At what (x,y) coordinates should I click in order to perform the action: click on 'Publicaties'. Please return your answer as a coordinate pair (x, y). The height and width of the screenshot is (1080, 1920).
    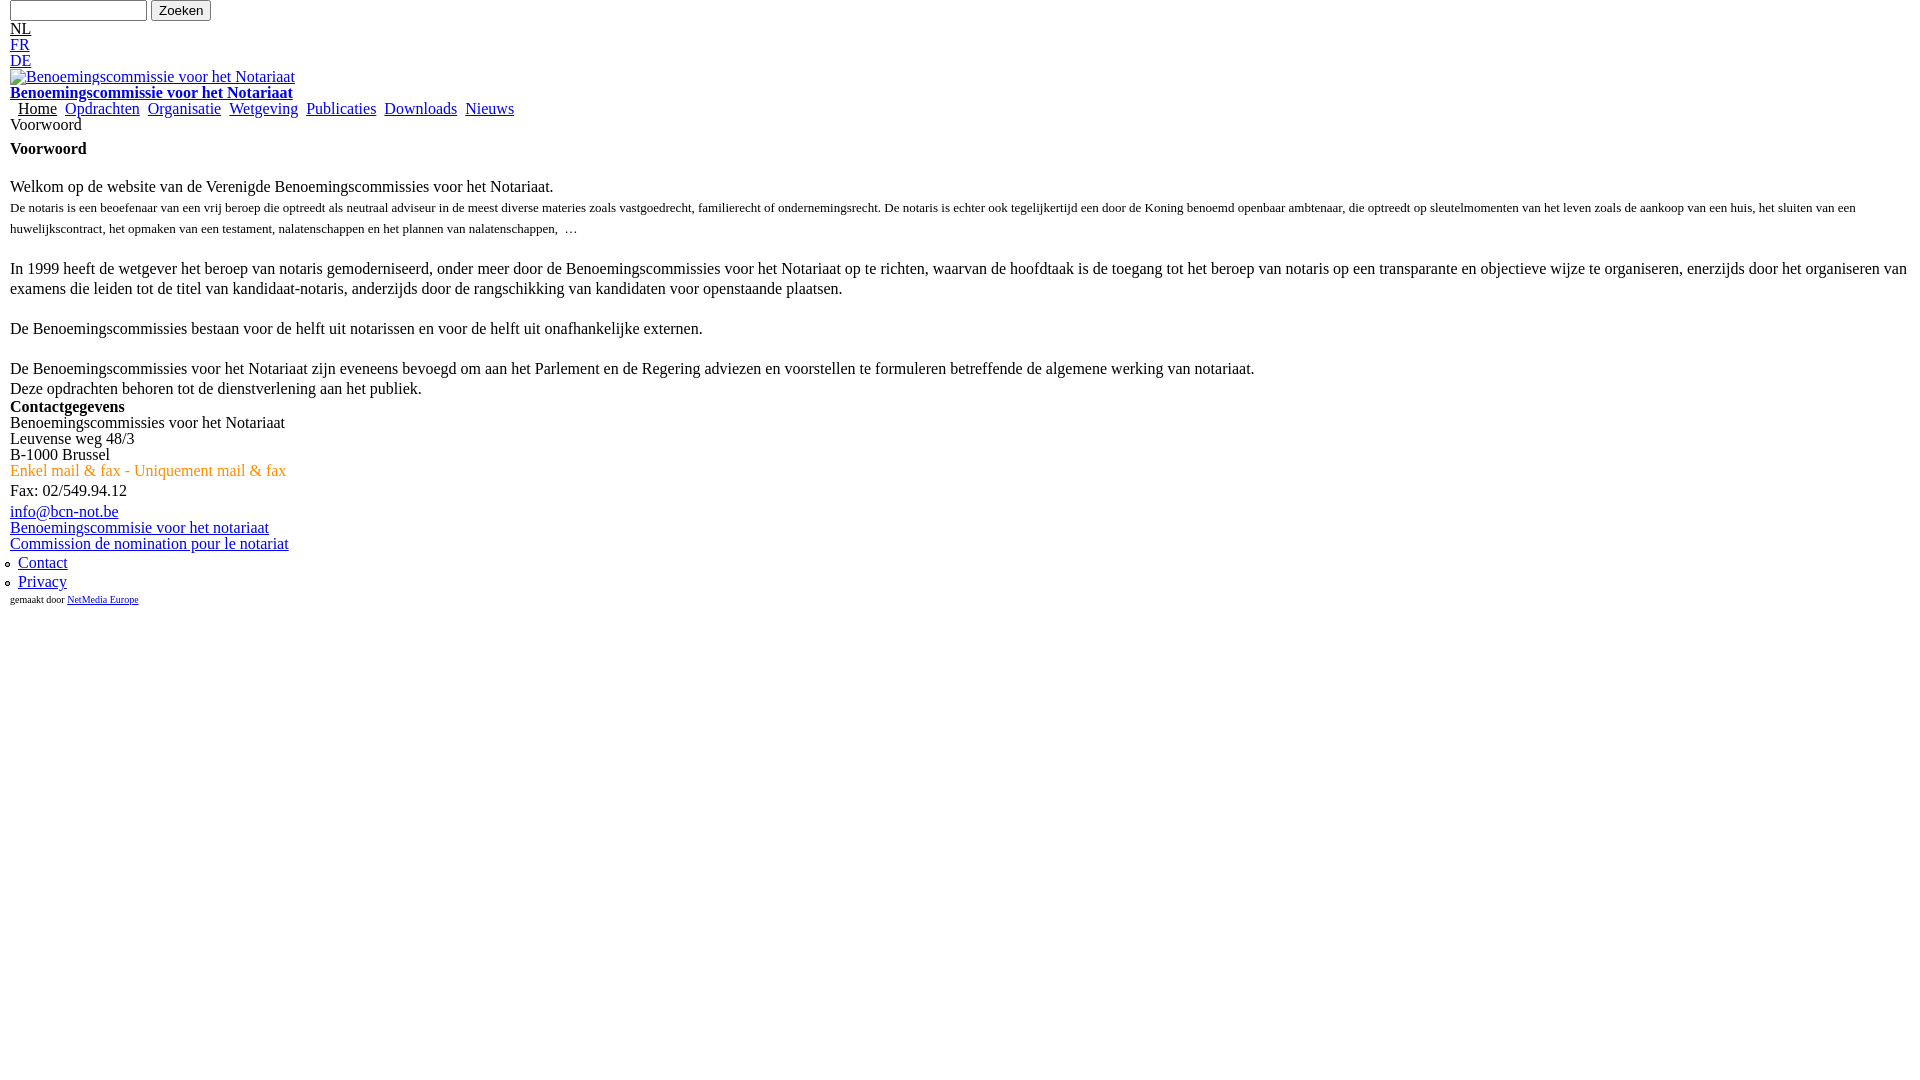
    Looking at the image, I should click on (340, 108).